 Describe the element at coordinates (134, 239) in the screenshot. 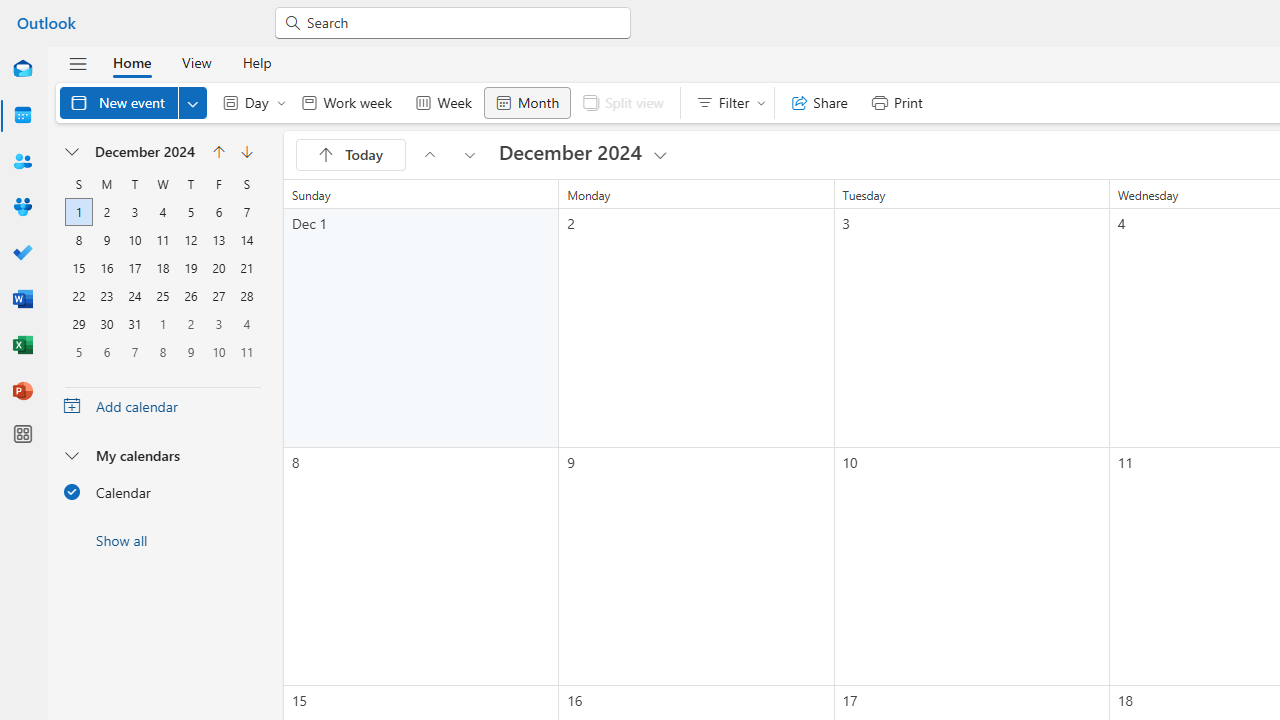

I see `'10, December, 2024'` at that location.